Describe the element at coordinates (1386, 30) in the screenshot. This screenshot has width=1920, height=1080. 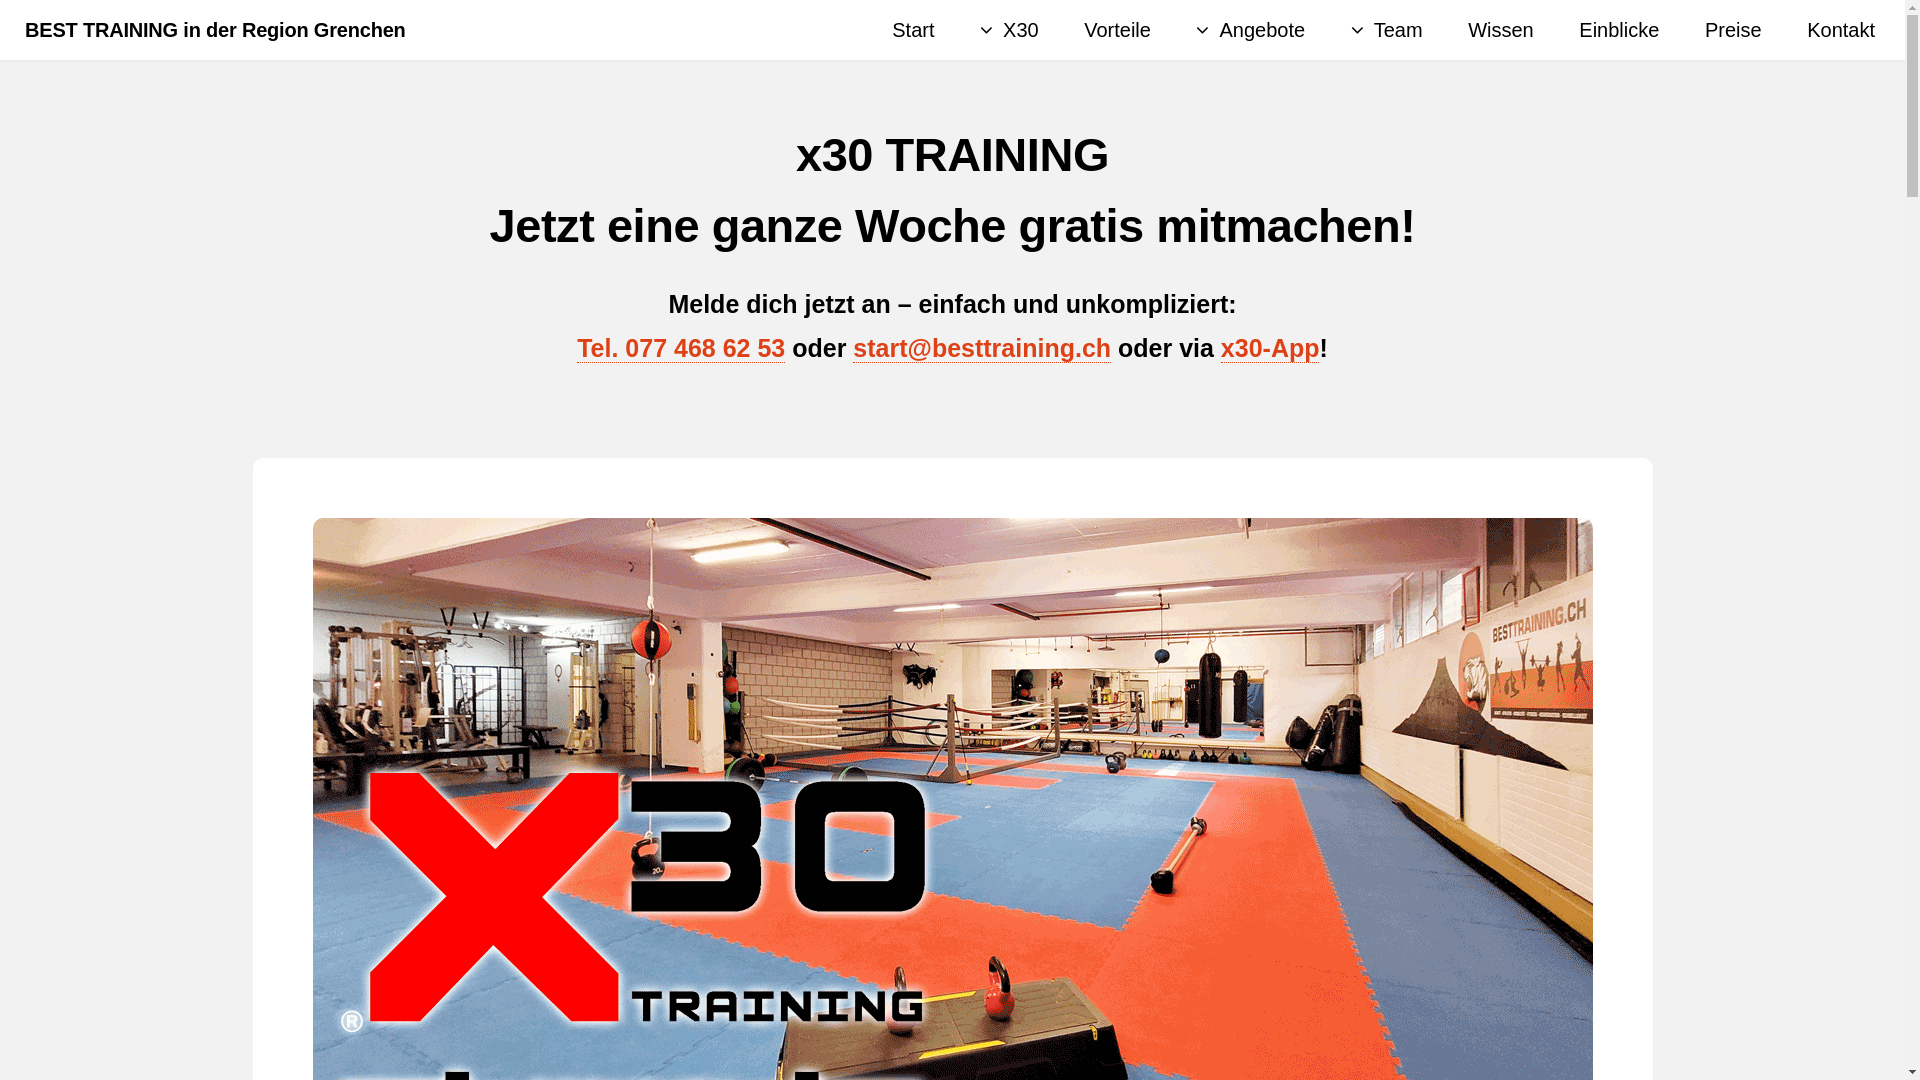
I see `'Team'` at that location.